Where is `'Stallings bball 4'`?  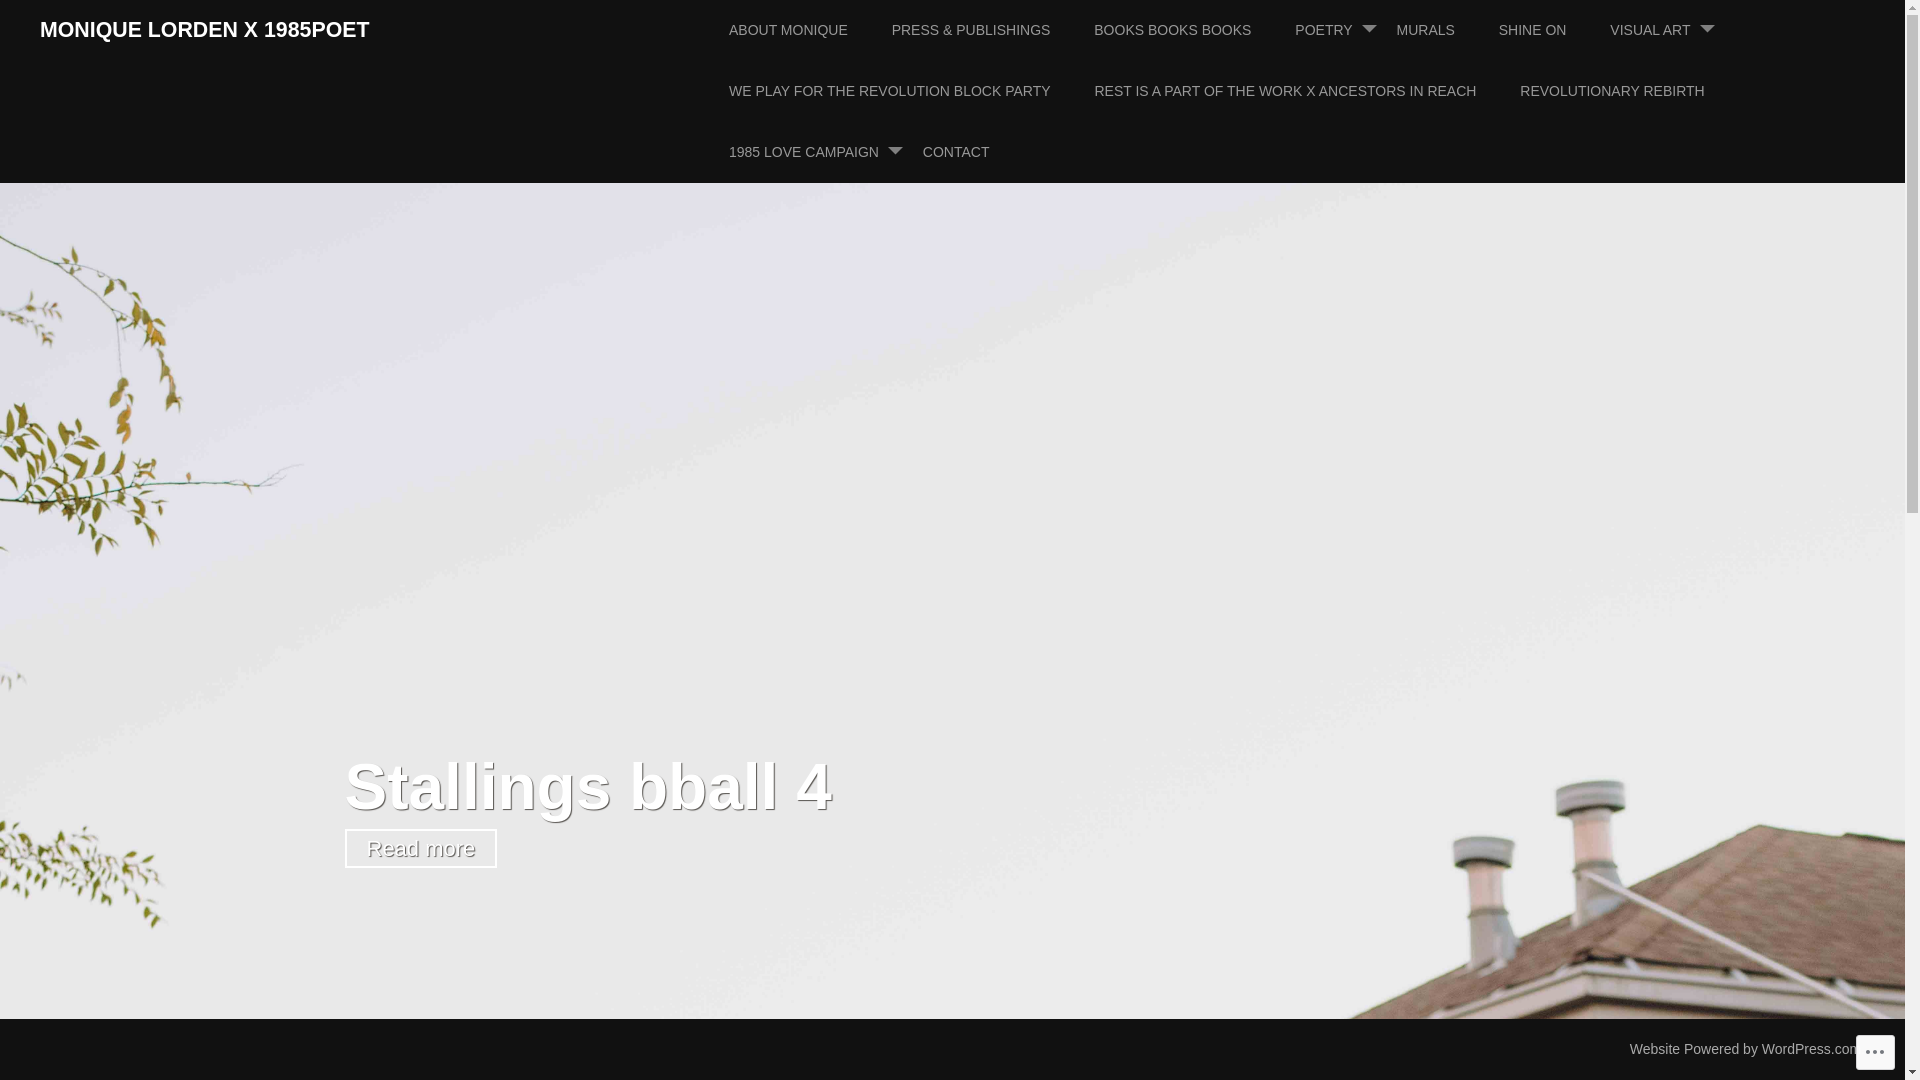 'Stallings bball 4' is located at coordinates (586, 785).